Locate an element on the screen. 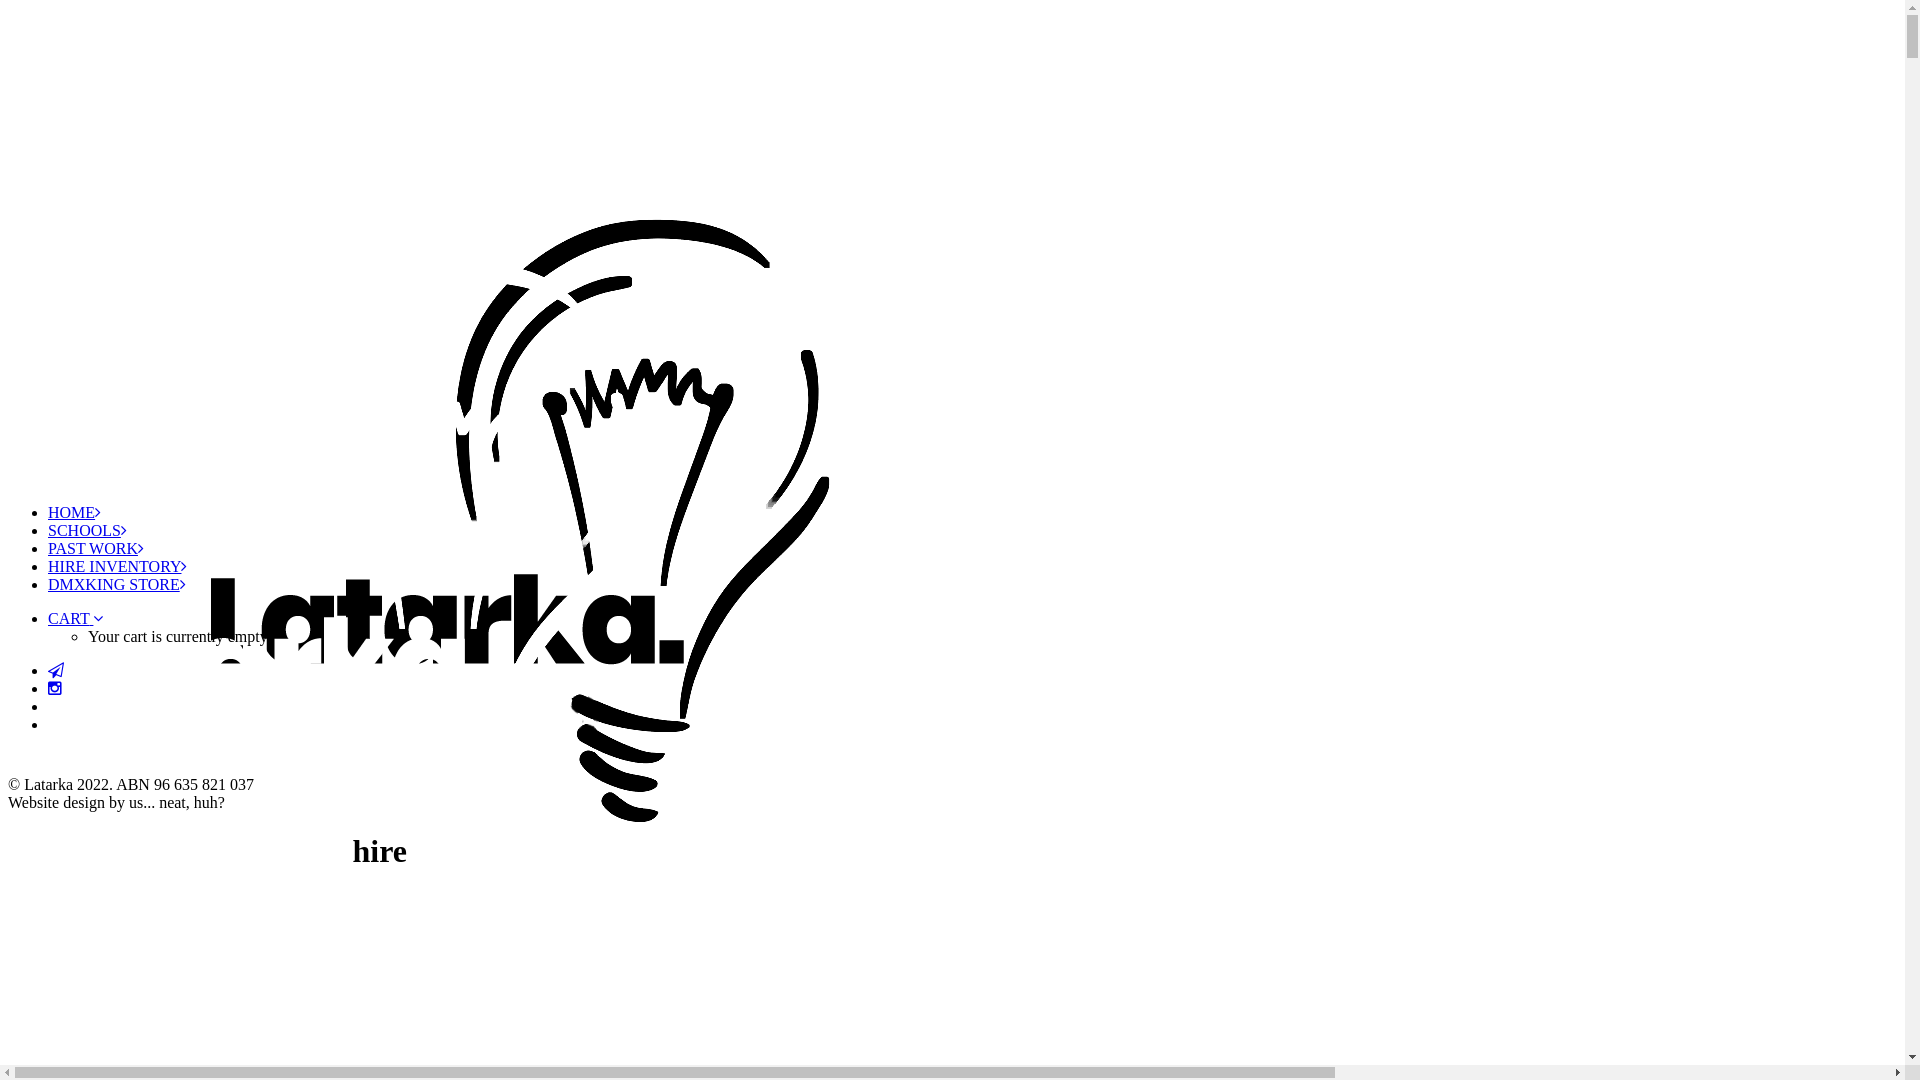 The width and height of the screenshot is (1920, 1080). 'HIRE INVENTORY' is located at coordinates (116, 566).